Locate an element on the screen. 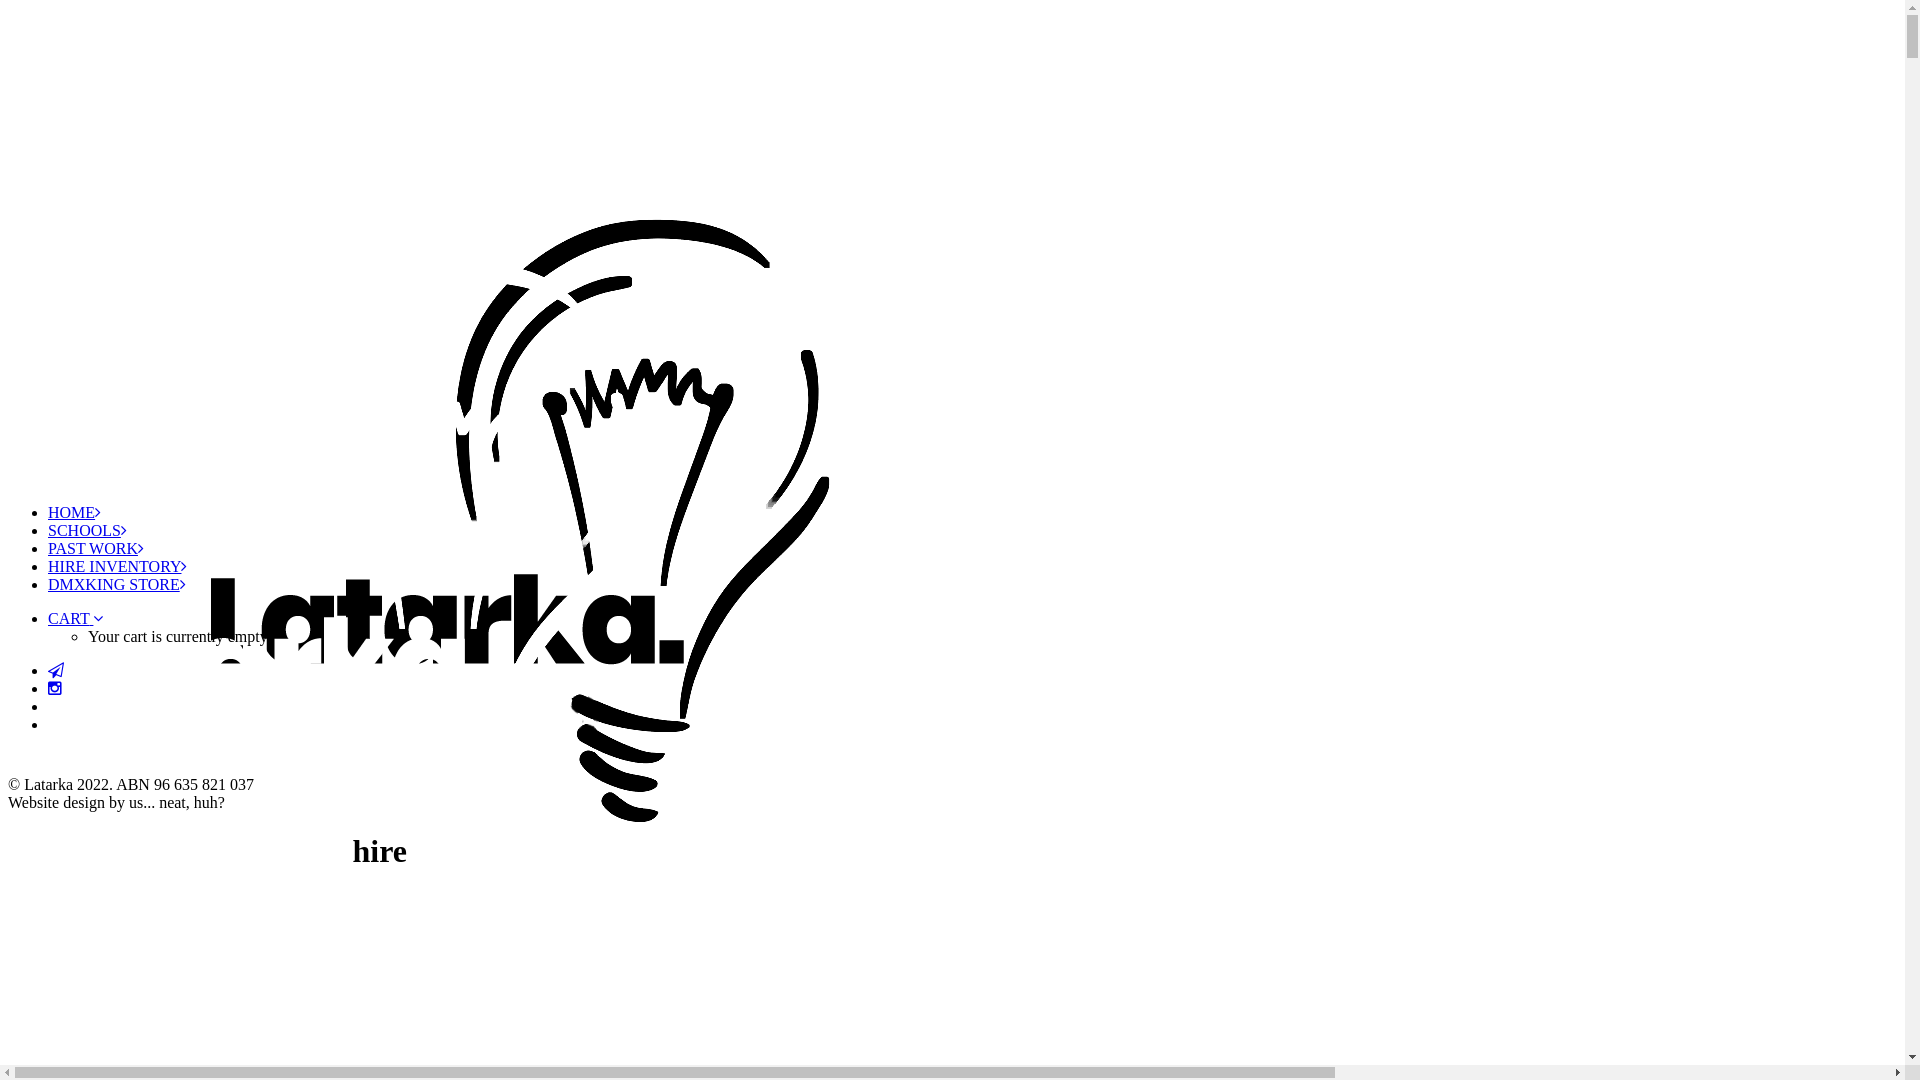 The width and height of the screenshot is (1920, 1080). 'HIRE INVENTORY' is located at coordinates (116, 566).